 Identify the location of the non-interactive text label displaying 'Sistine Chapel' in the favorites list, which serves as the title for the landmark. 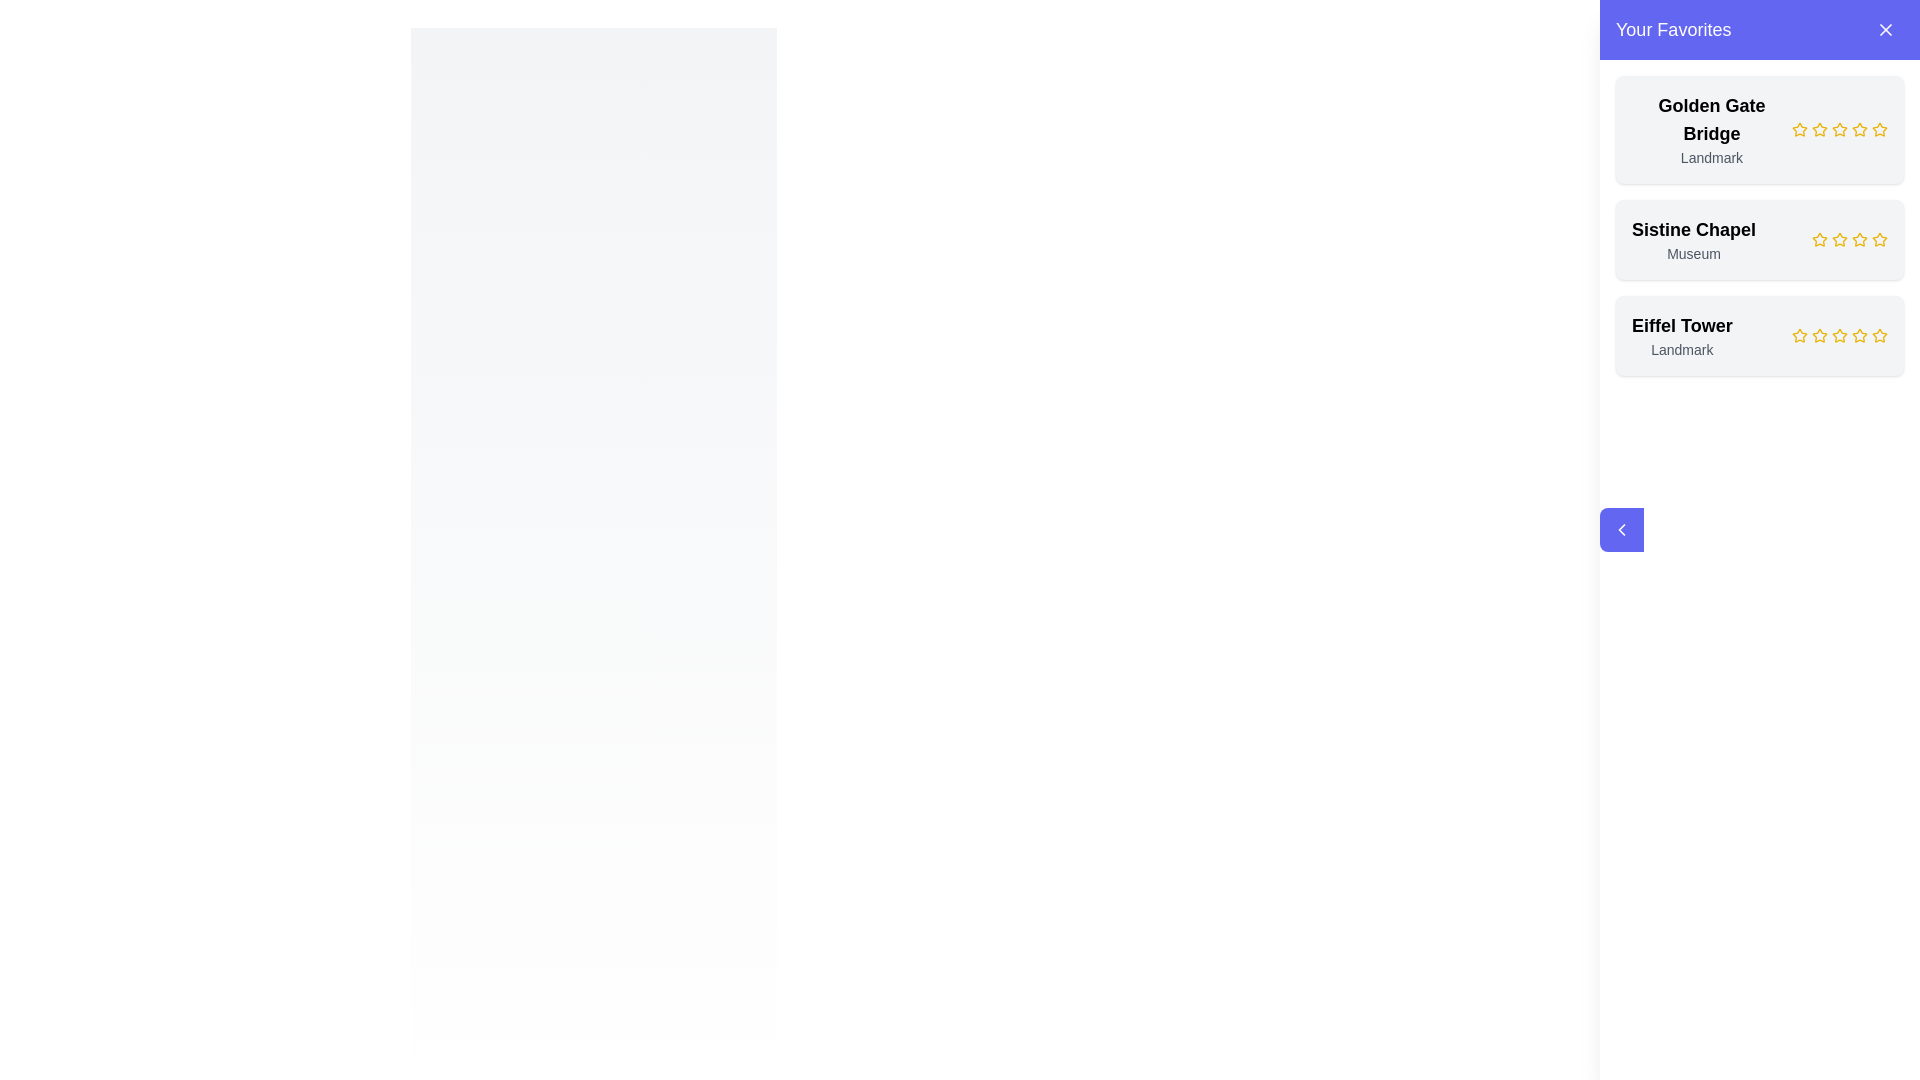
(1693, 229).